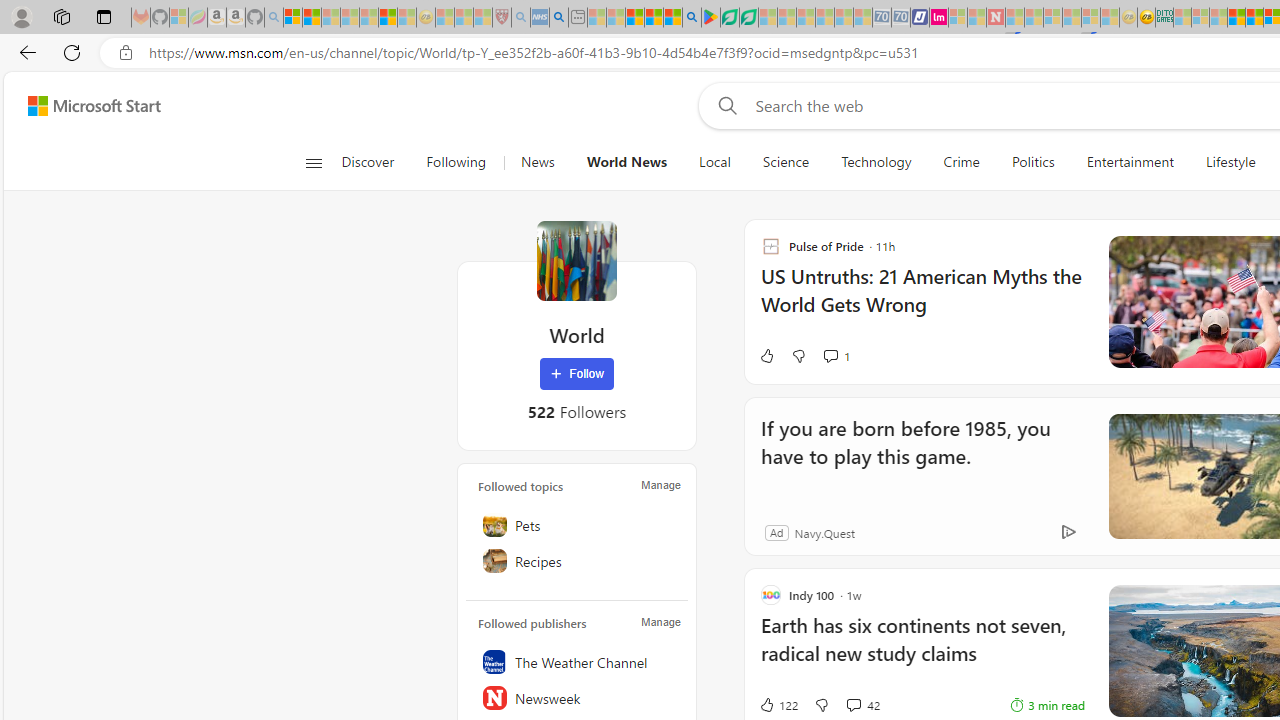  I want to click on 'World', so click(576, 260).